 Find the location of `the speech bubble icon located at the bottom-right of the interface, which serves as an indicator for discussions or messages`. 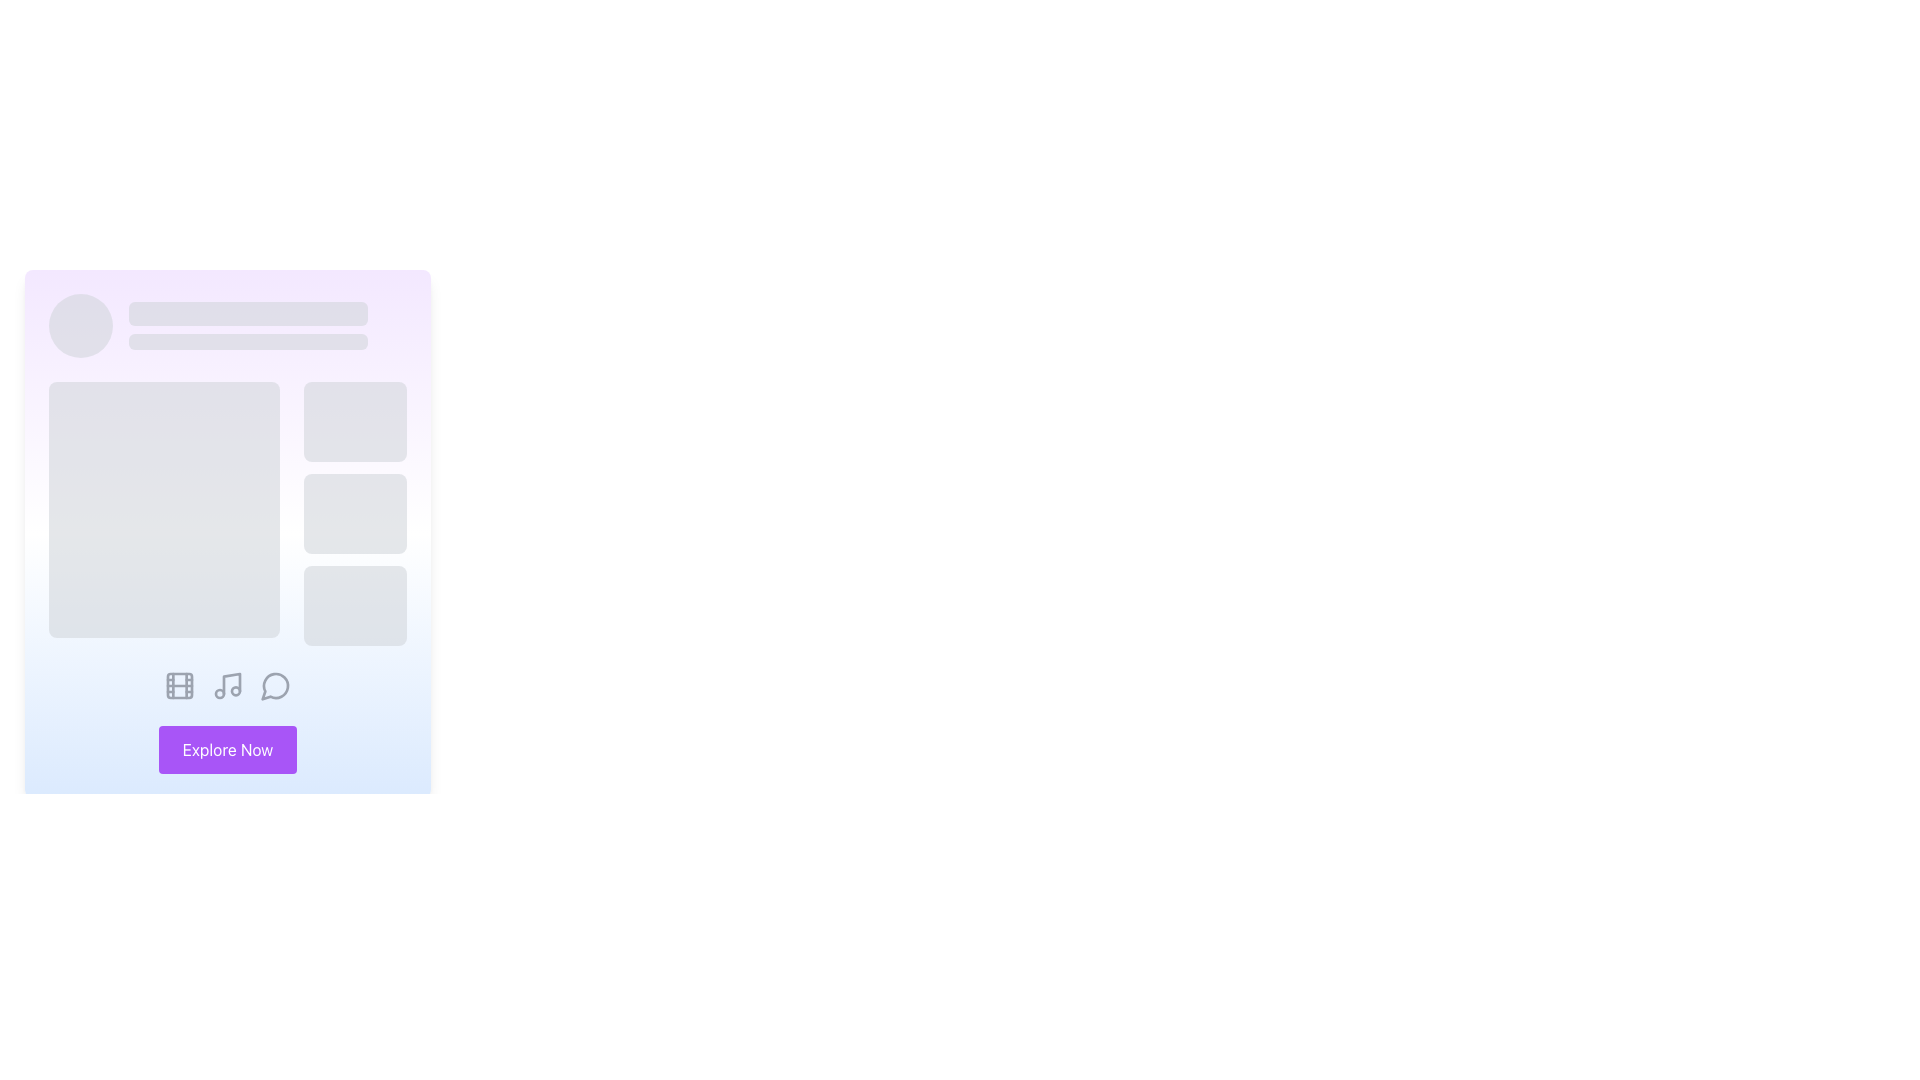

the speech bubble icon located at the bottom-right of the interface, which serves as an indicator for discussions or messages is located at coordinates (274, 685).